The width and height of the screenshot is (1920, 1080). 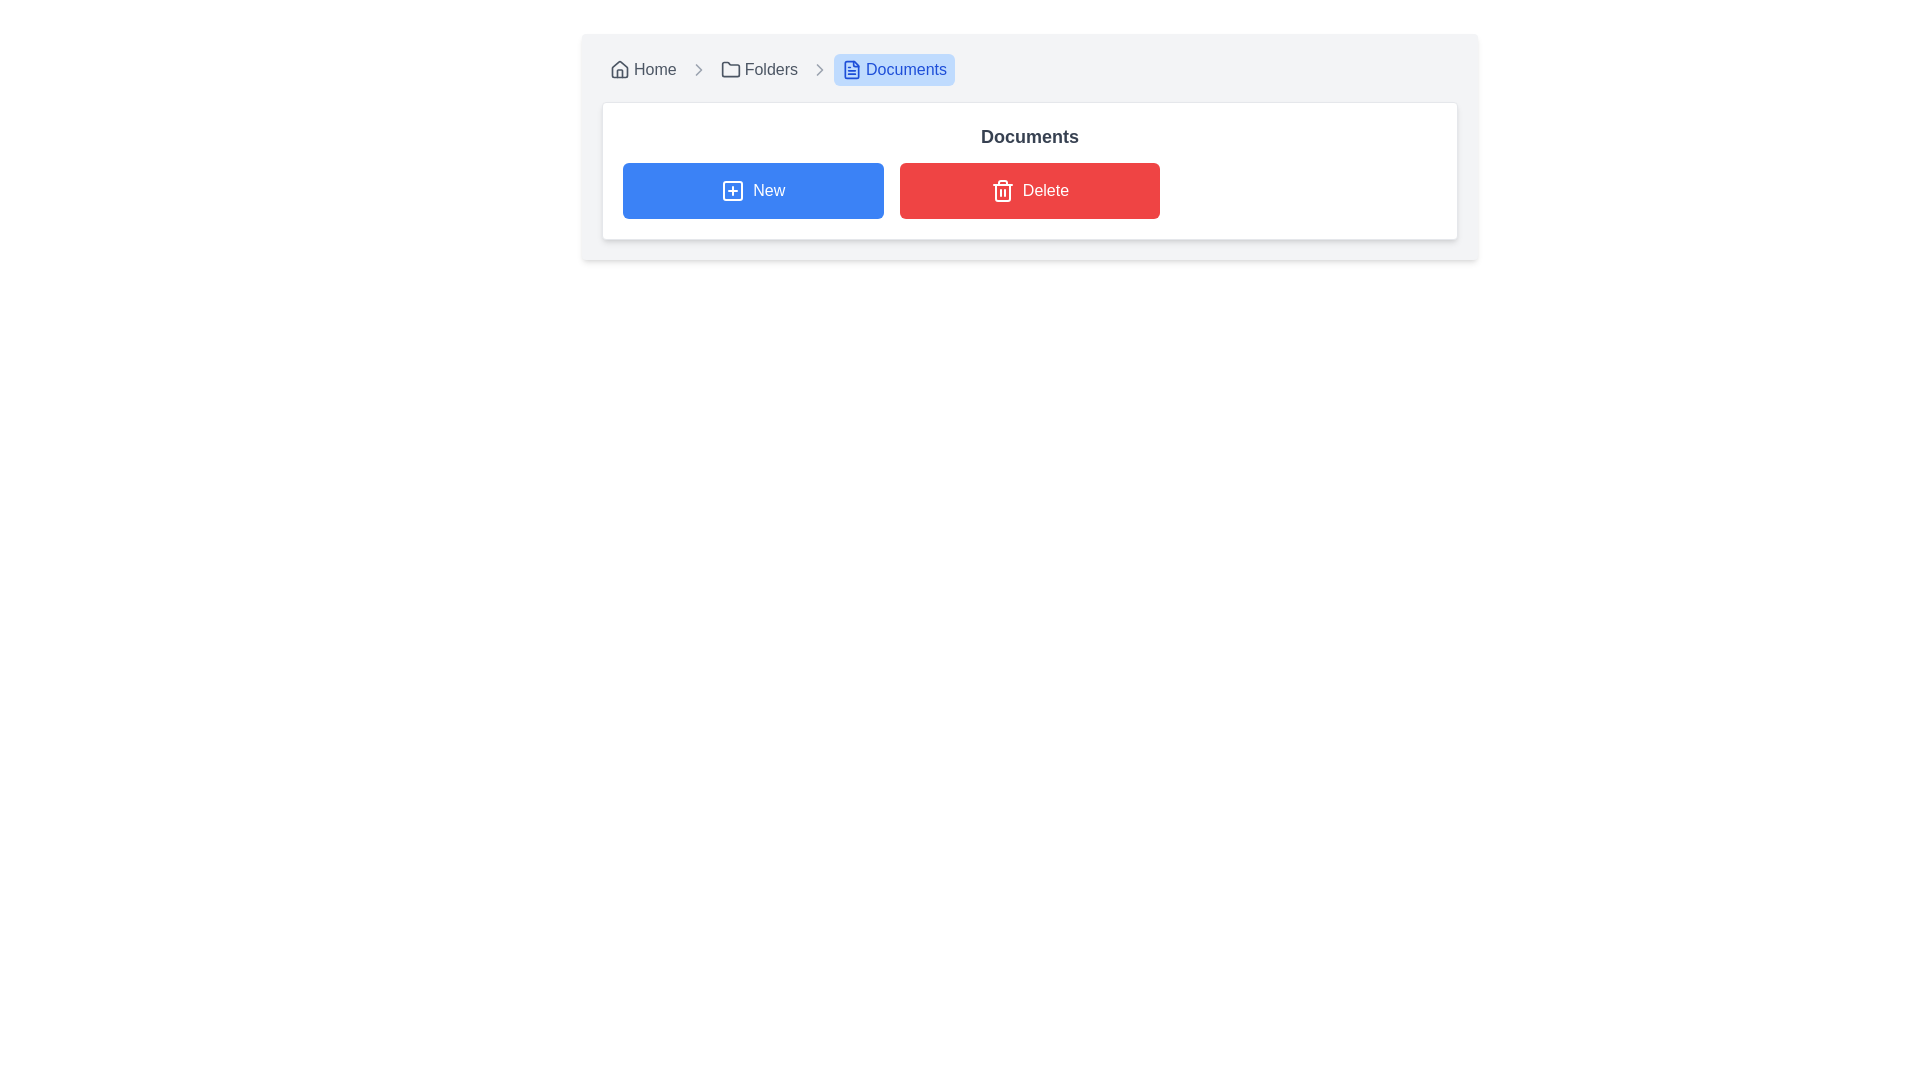 What do you see at coordinates (820, 68) in the screenshot?
I see `the chevron icon in the breadcrumb navigation bar, which serves as a visual indicator between 'Folders' and 'Documents'` at bounding box center [820, 68].